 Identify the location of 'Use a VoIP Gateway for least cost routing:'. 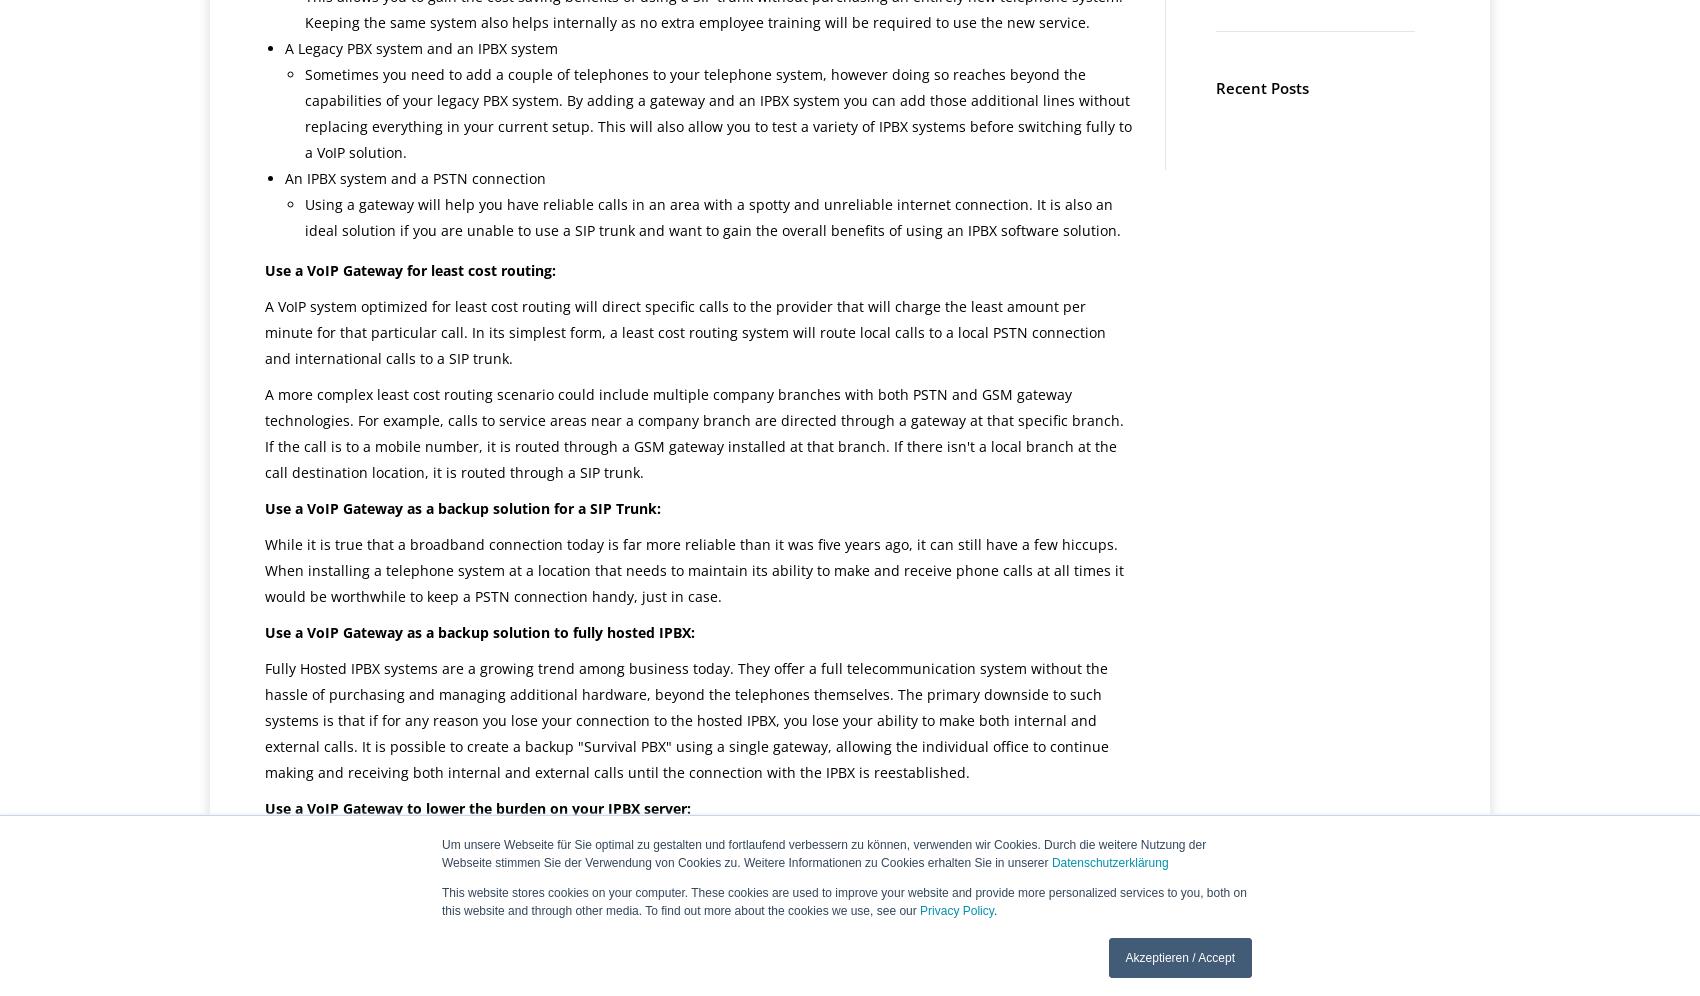
(409, 270).